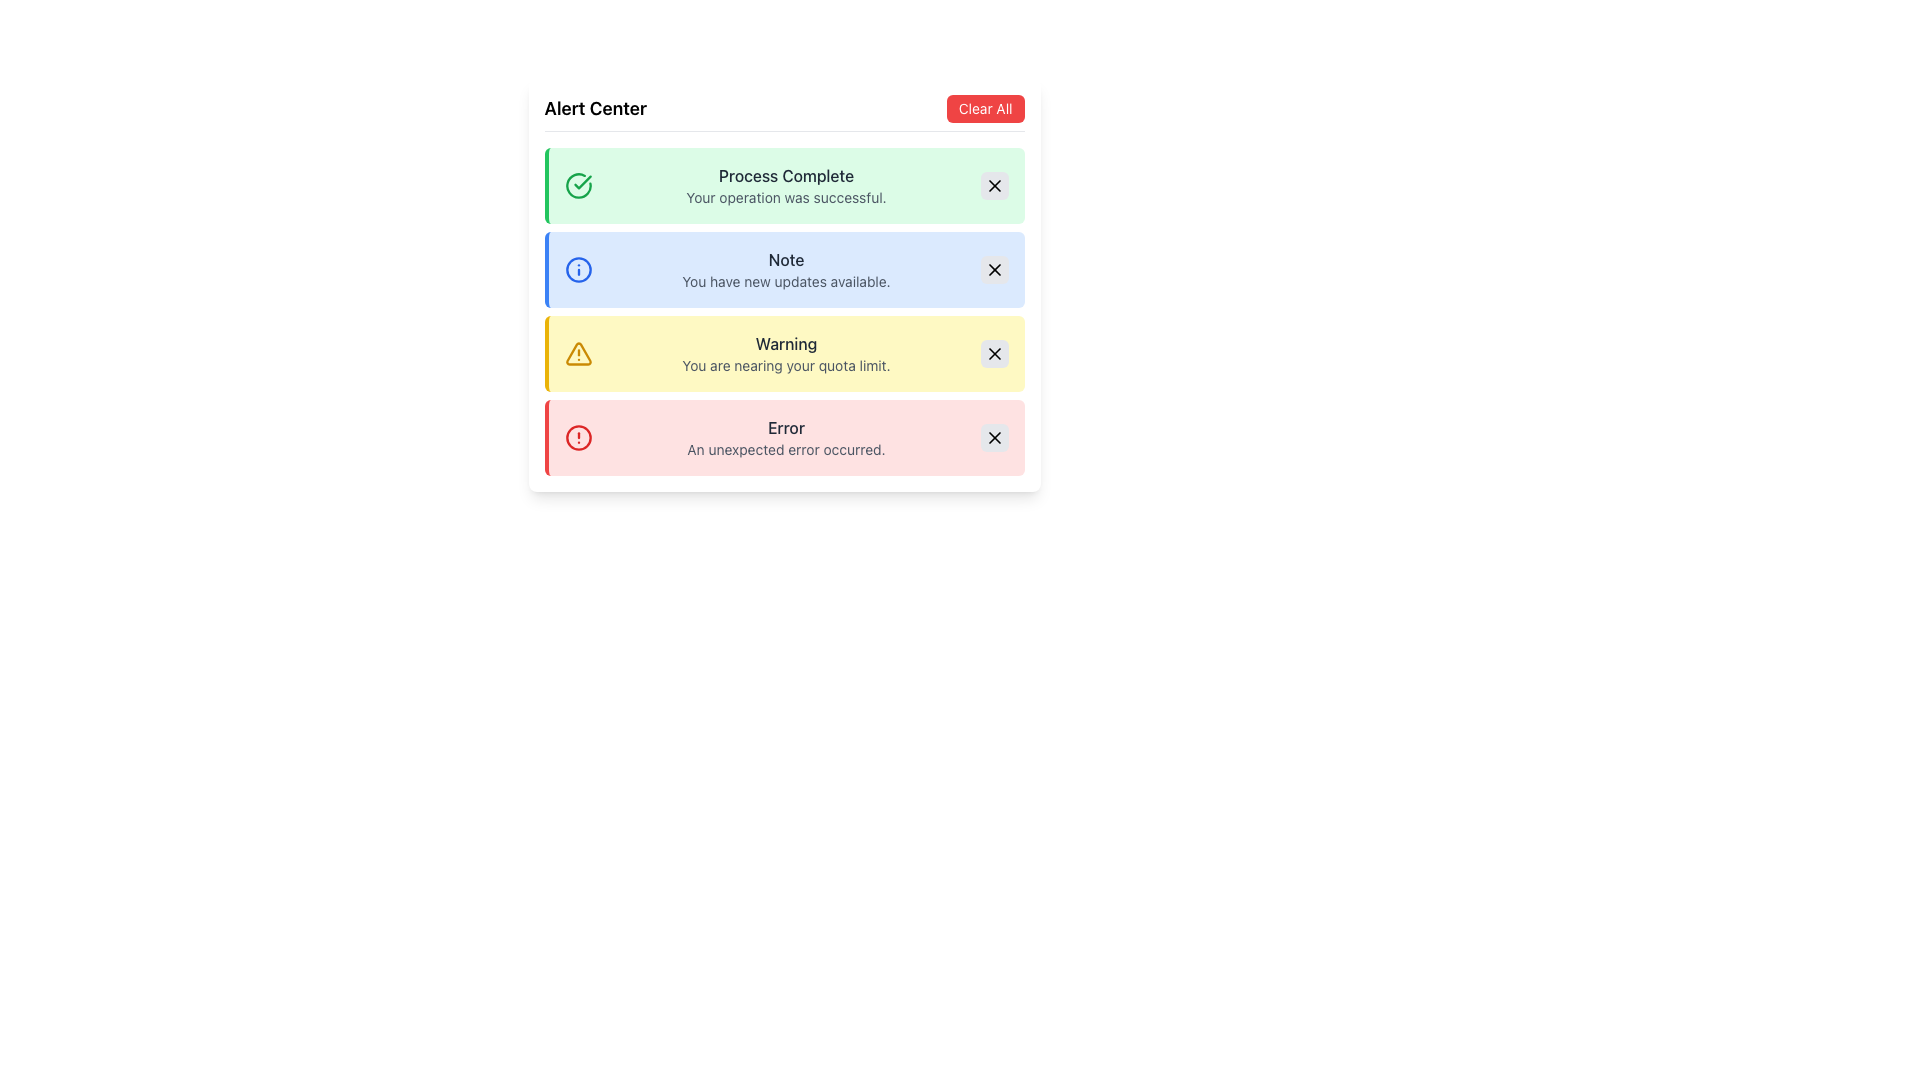 This screenshot has width=1920, height=1080. Describe the element at coordinates (577, 353) in the screenshot. I see `the yellow triangle outline icon with an exclamation mark, located inside the 'Warning' notification card, which is the third card in the vertical list of alert cards` at that location.